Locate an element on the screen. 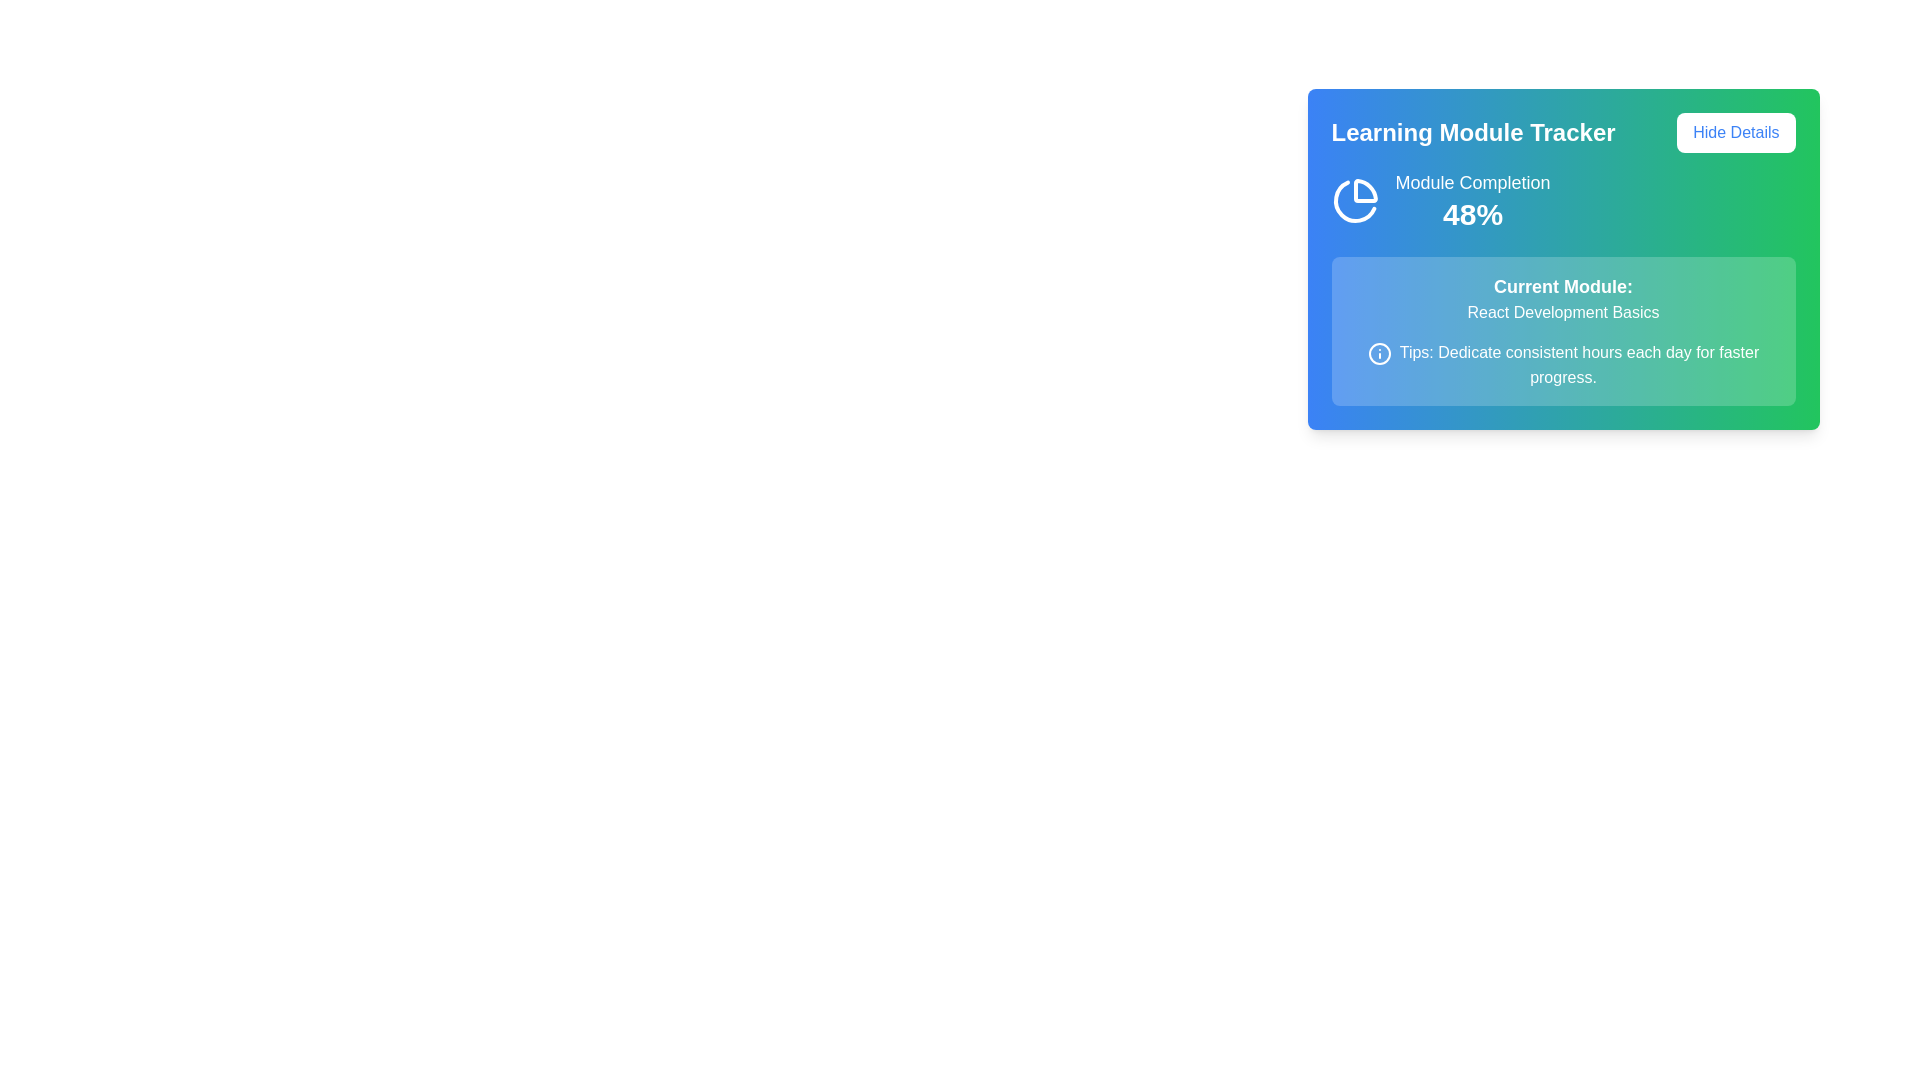  the Static Text Label displaying 'Current Module:' to check for a tooltip is located at coordinates (1562, 286).